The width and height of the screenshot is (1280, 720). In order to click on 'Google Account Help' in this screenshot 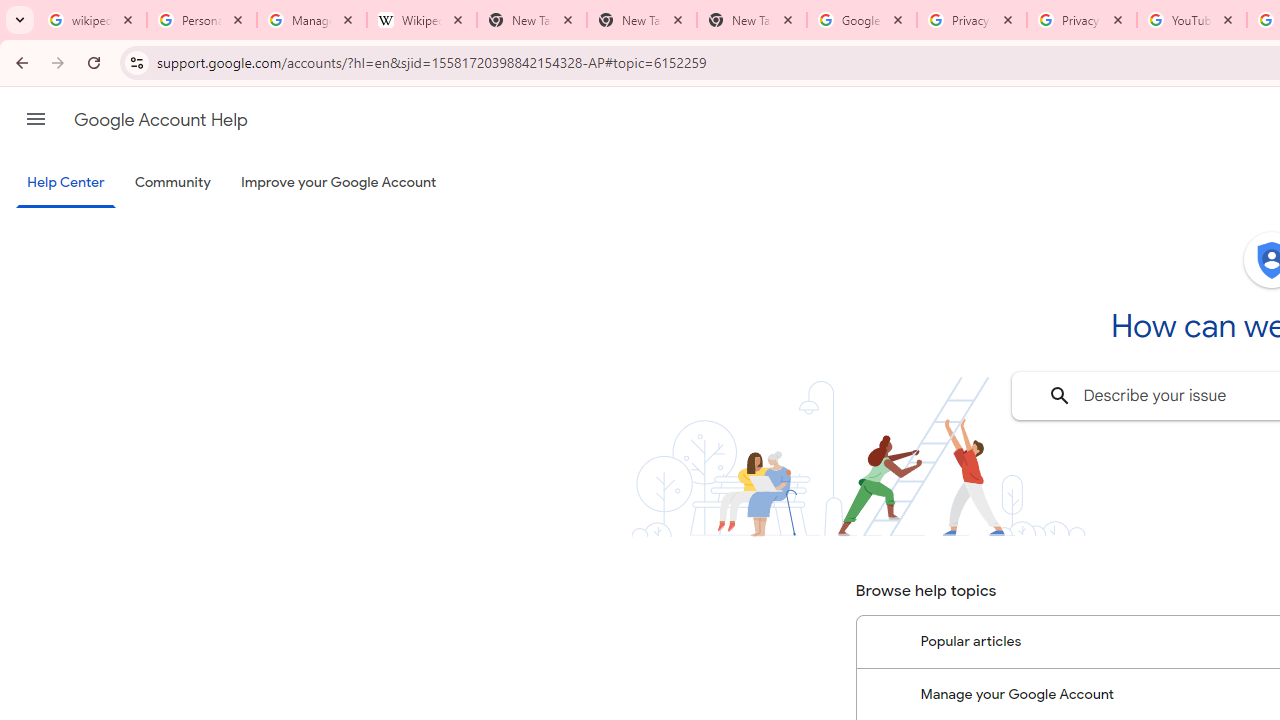, I will do `click(160, 119)`.